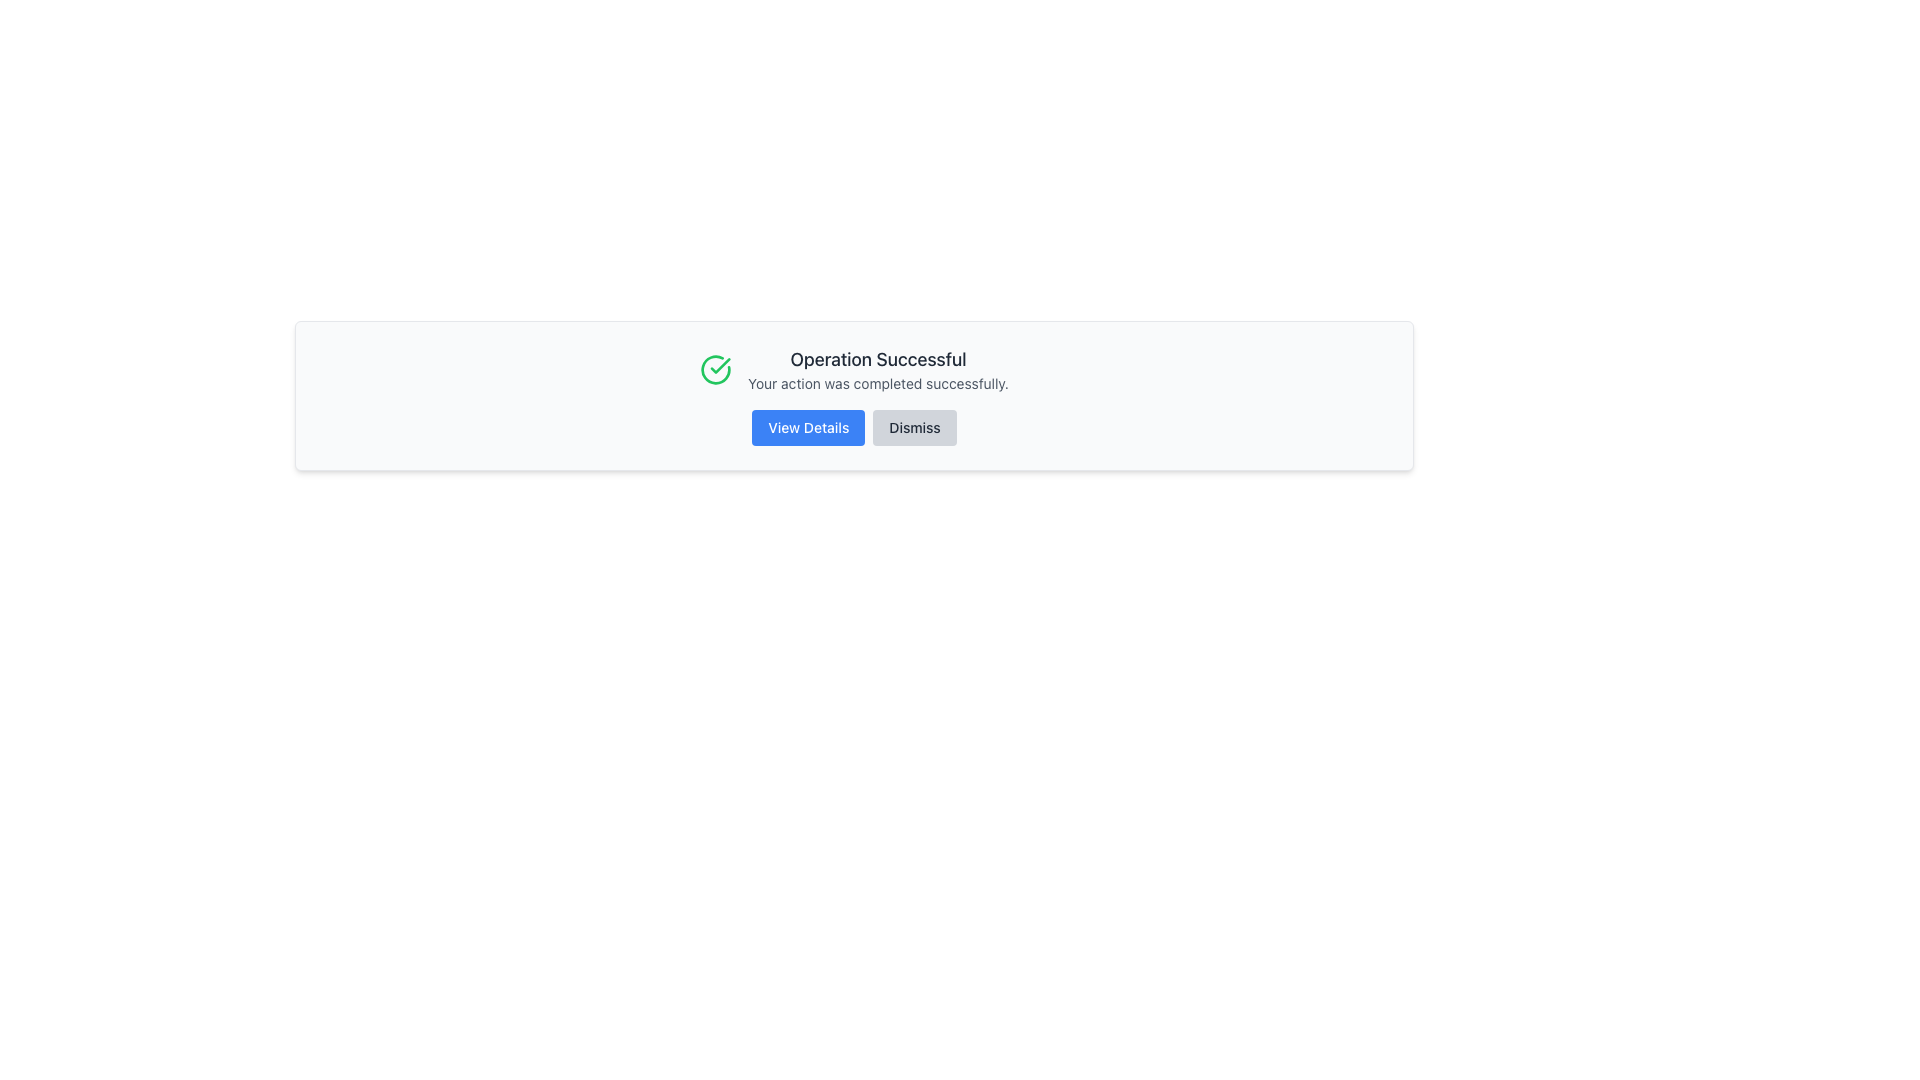 Image resolution: width=1920 pixels, height=1080 pixels. What do you see at coordinates (720, 366) in the screenshot?
I see `the success message icon located near the left side of the success notification text to visually convey success or affirmation` at bounding box center [720, 366].